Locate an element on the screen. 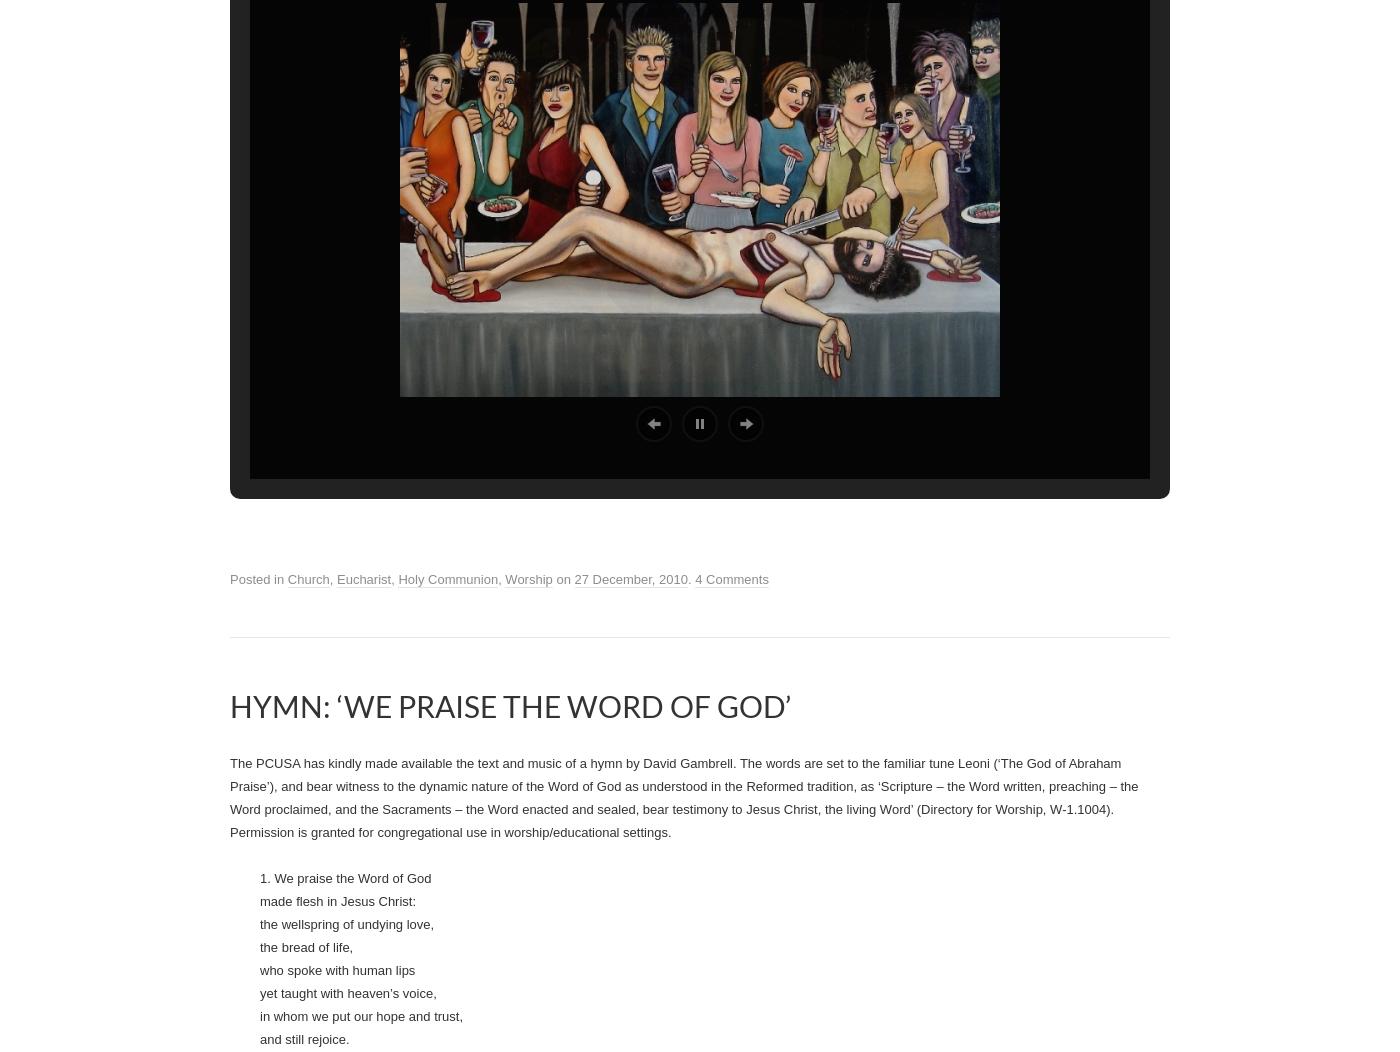 The height and width of the screenshot is (1052, 1400). ', José Comblin recalls that ‘Christendom has meant that there has been a close alliance between the clergy and the civil powers, meaning the civil authorities. A long reflection that is not only theory, but that has emerged out of living together with the poorest of the people, has demonstrated that this alliance has left no space for the Church of the Poor. This alliance has treated the poor like beggars, and has not allowed them to grow socially and/or culturally. This has been the case despite the pretty speeches of the authorities, meaning the dominant aristocracies’ (p. 75).' is located at coordinates (697, 126).